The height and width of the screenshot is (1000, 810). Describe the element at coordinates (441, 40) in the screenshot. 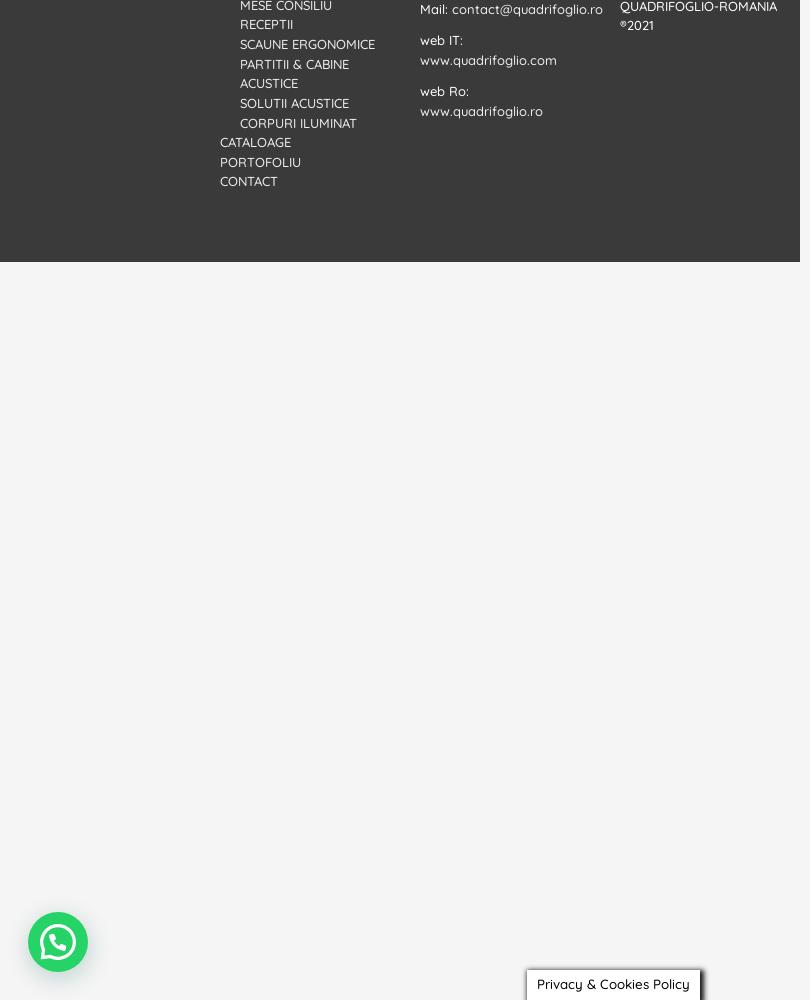

I see `'web IT:'` at that location.